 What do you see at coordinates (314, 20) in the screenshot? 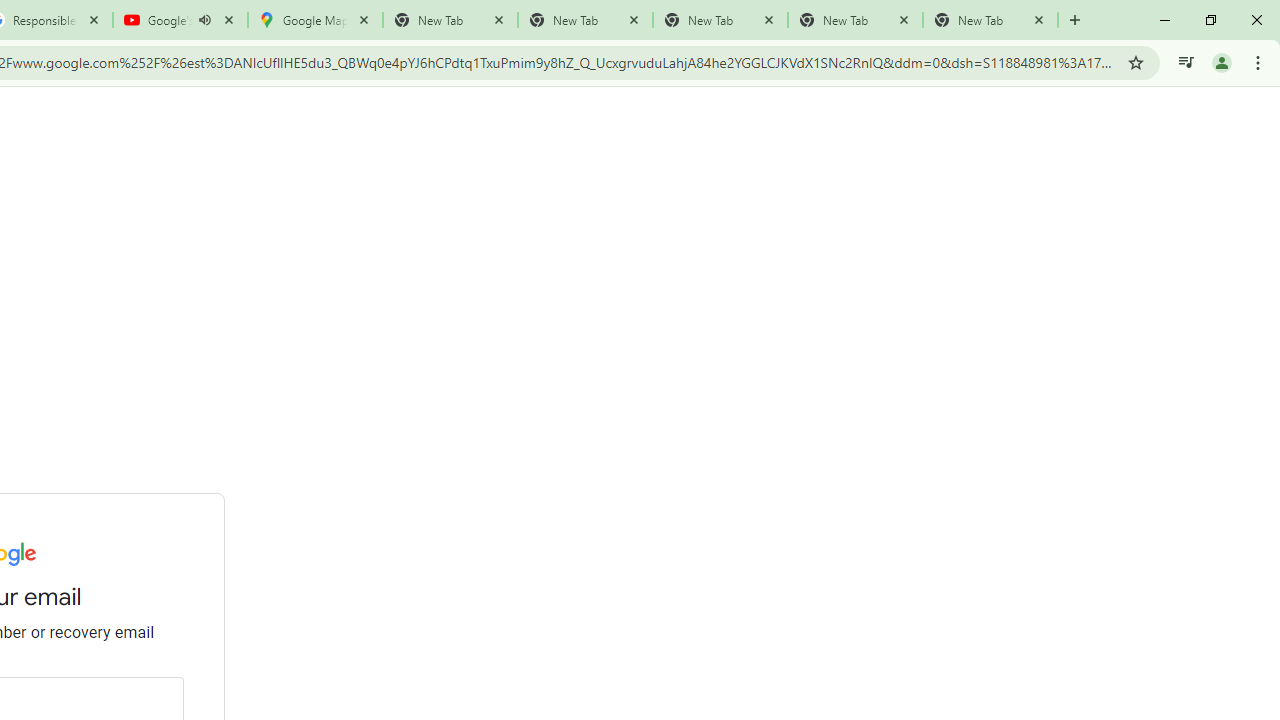
I see `'Google Maps'` at bounding box center [314, 20].